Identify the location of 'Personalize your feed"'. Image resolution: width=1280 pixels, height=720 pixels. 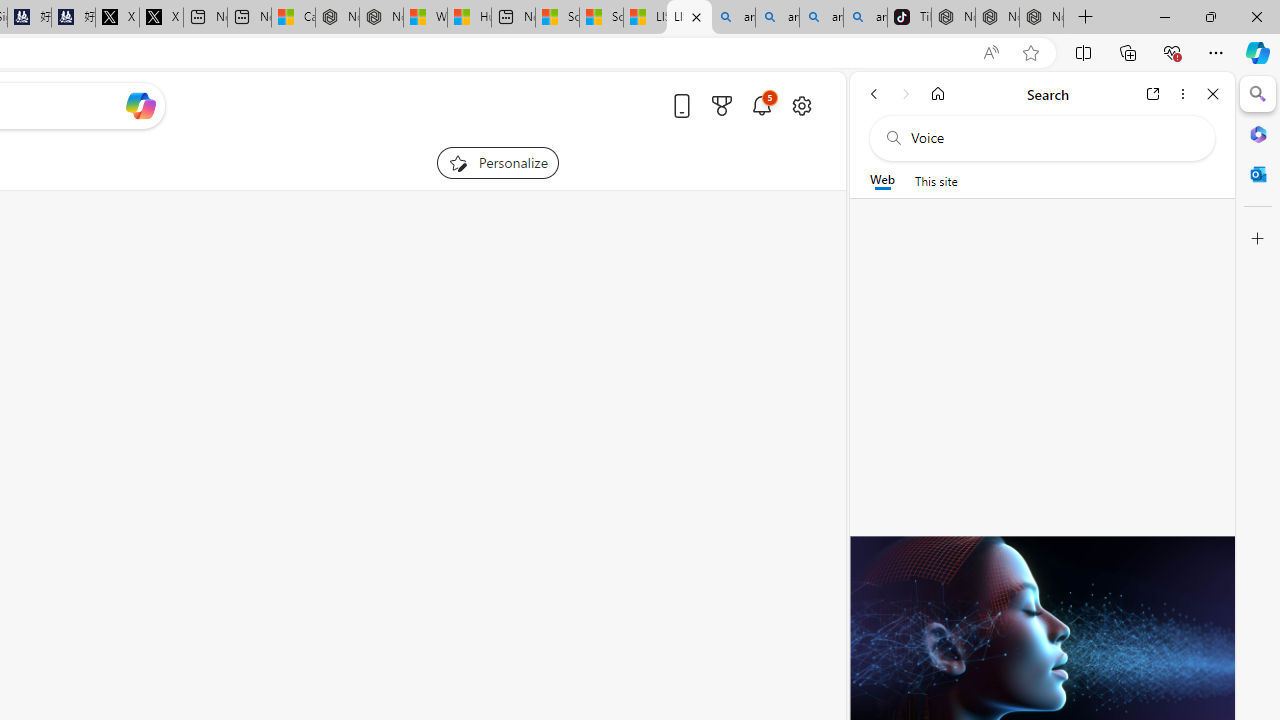
(497, 162).